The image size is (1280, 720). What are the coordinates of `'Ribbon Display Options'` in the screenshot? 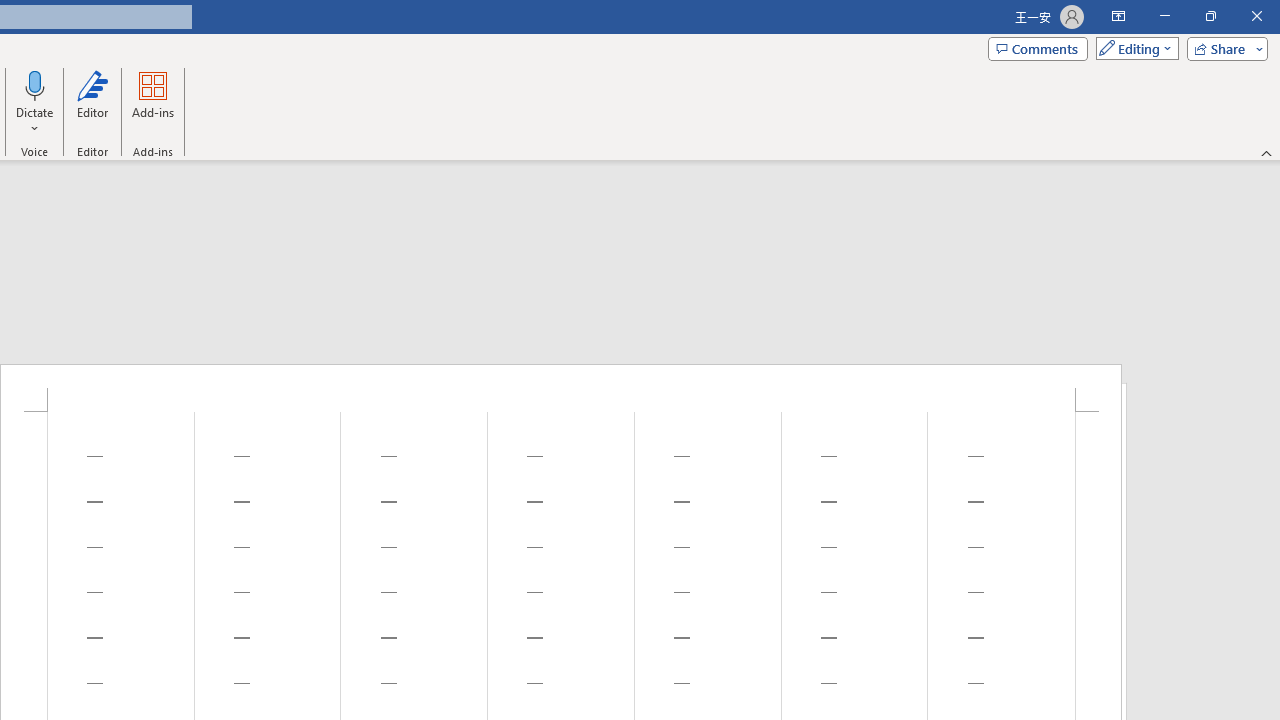 It's located at (1117, 16).